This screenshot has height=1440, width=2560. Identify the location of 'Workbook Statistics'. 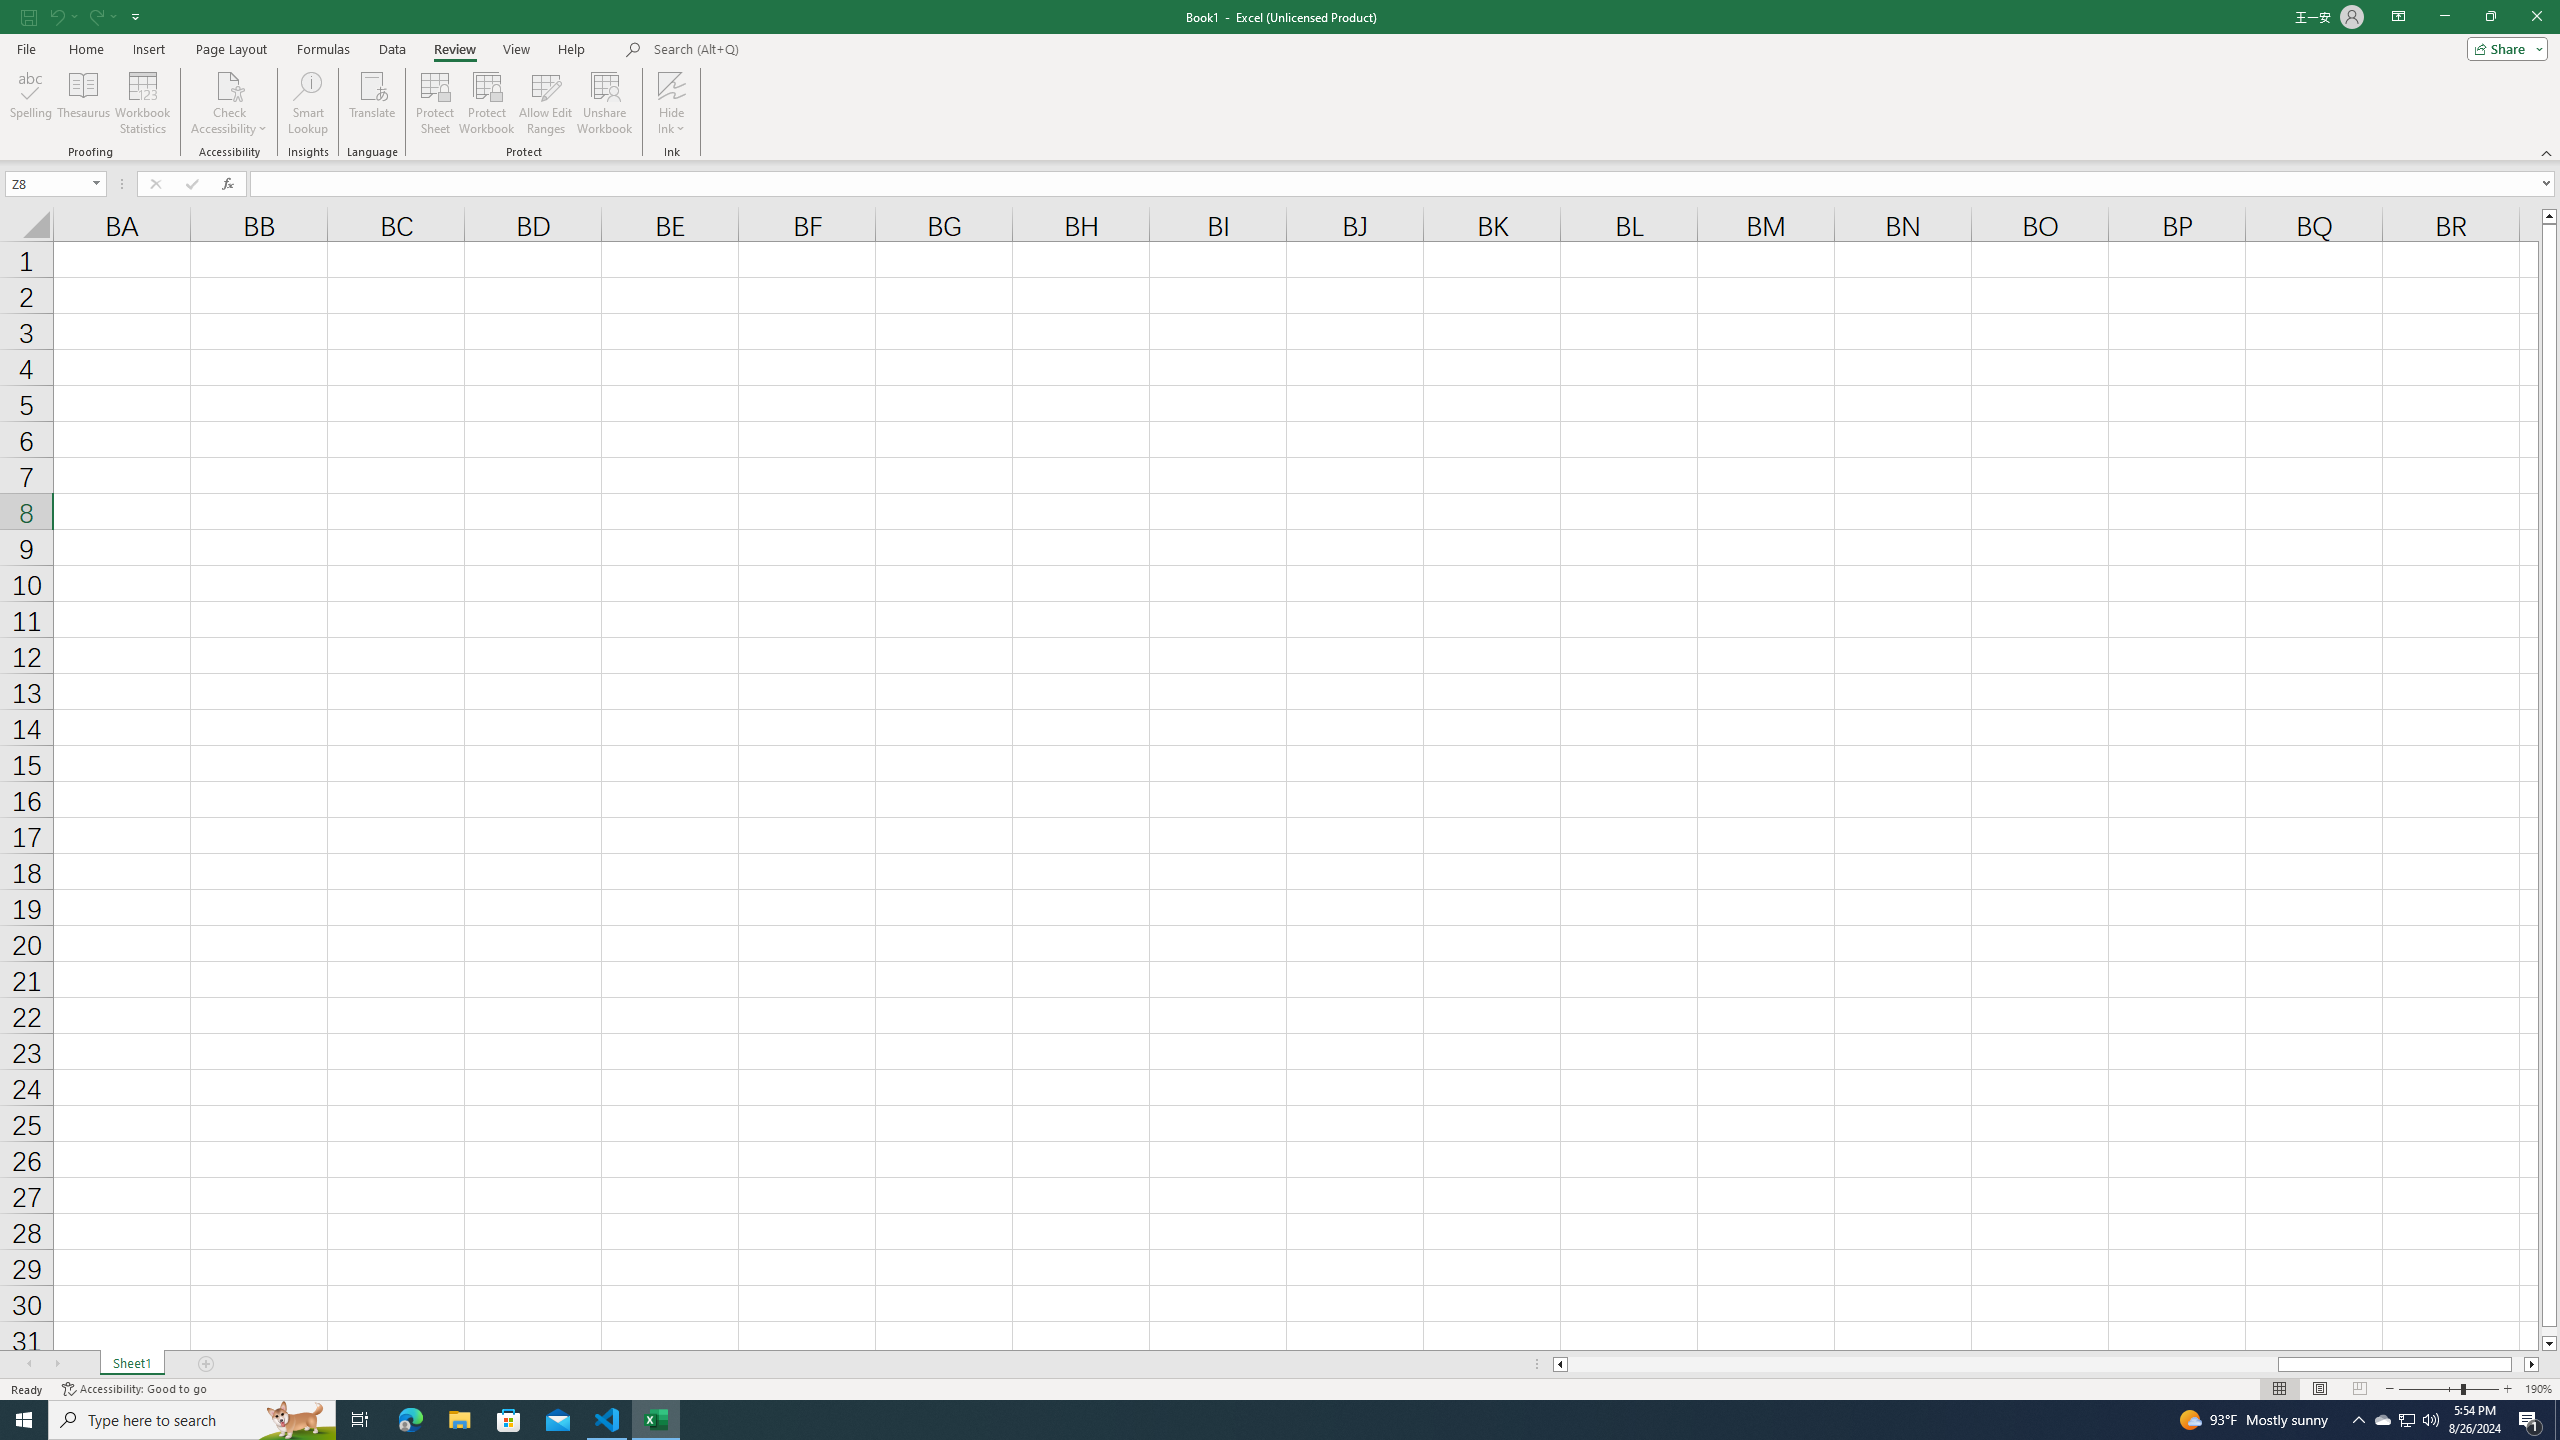
(142, 103).